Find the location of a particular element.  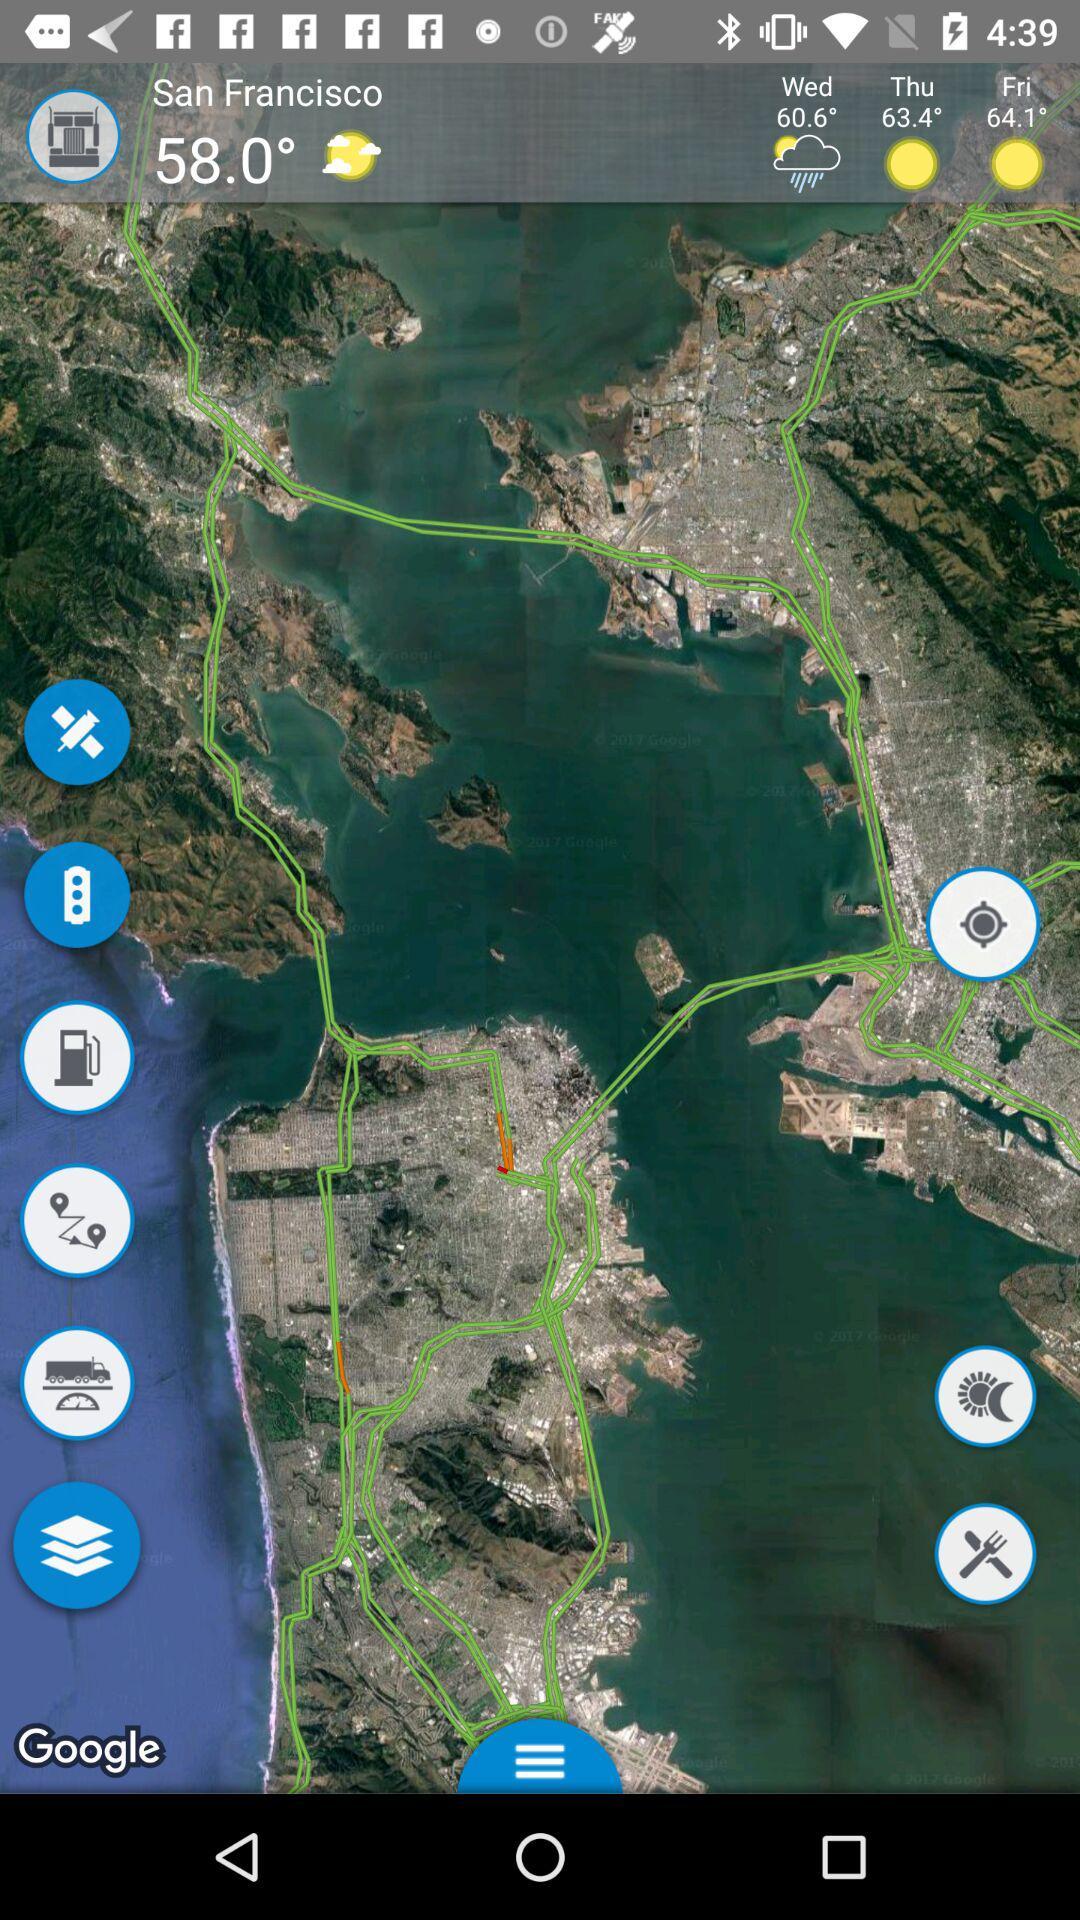

more map features is located at coordinates (75, 1548).